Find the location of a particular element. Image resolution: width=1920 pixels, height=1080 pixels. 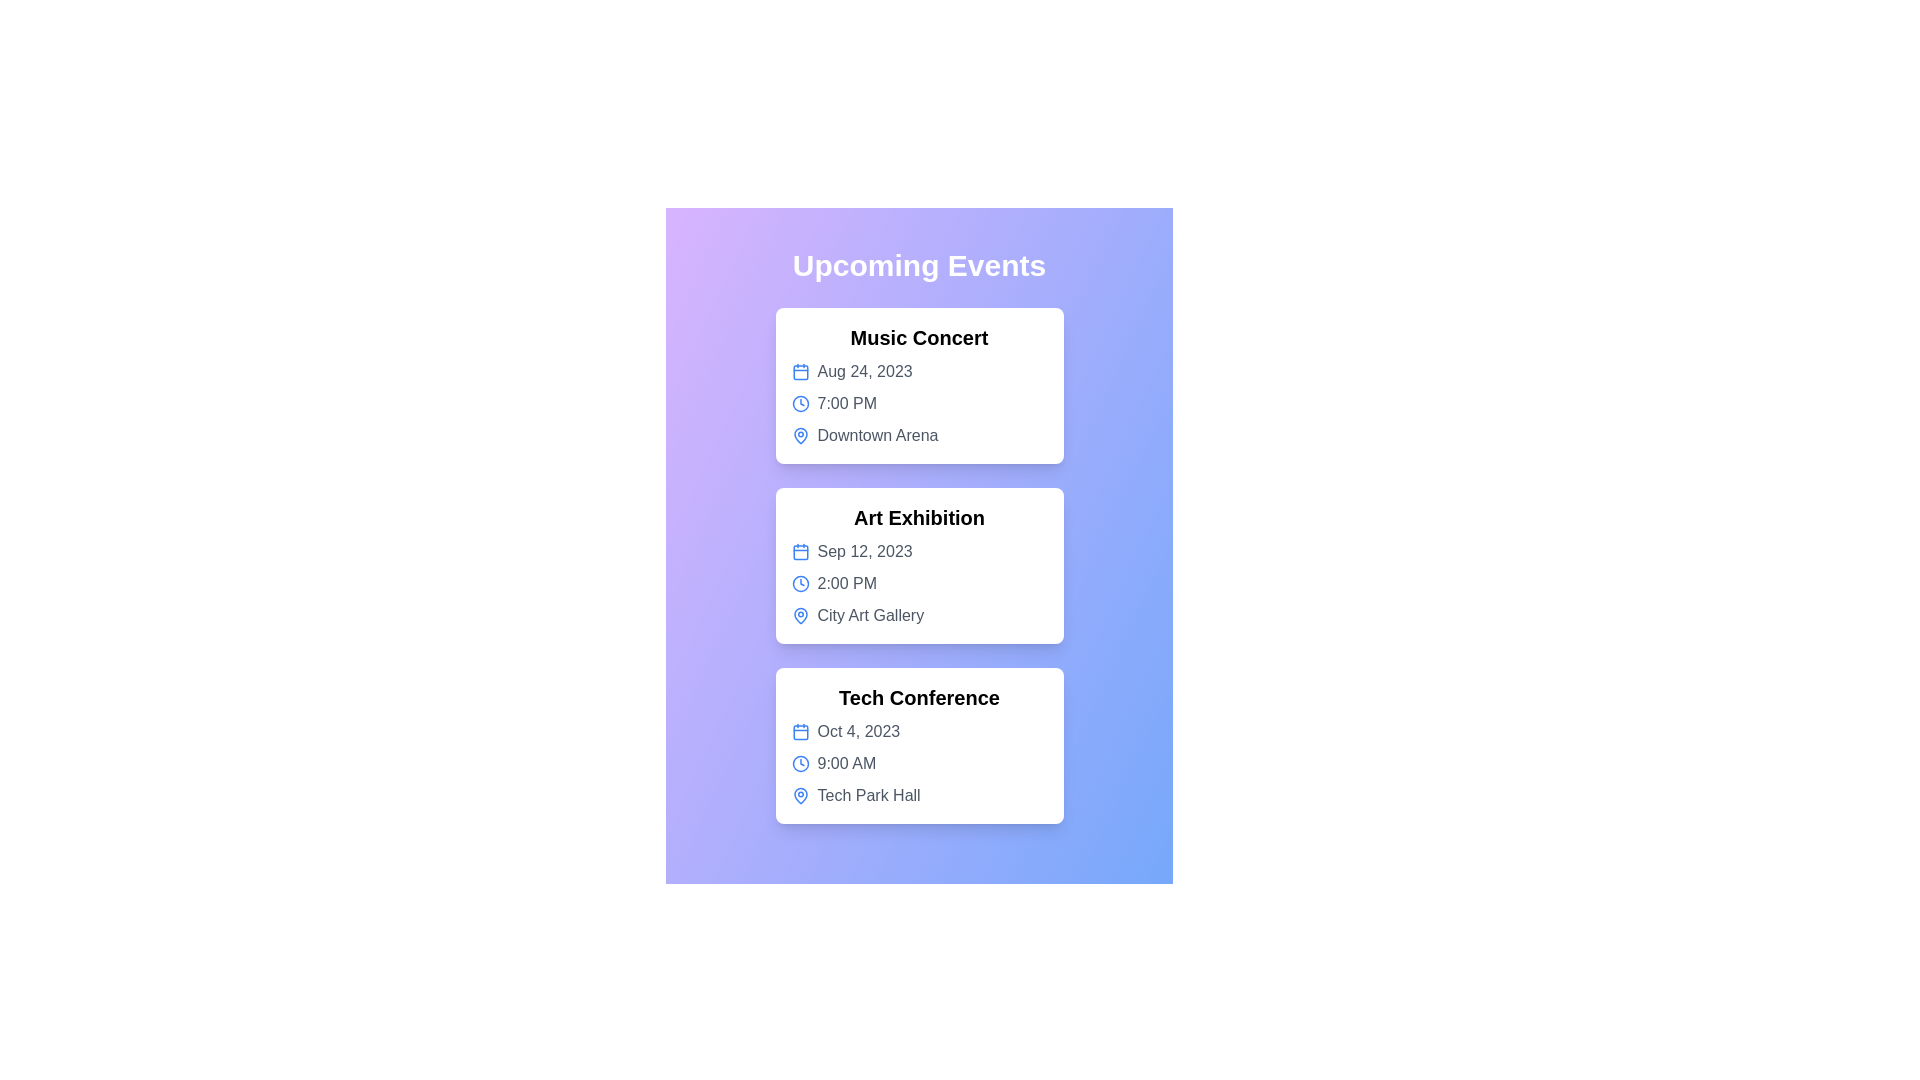

the time icon that visually represents '7:00 PM', located to the left of the text '7:00 PM' is located at coordinates (800, 404).